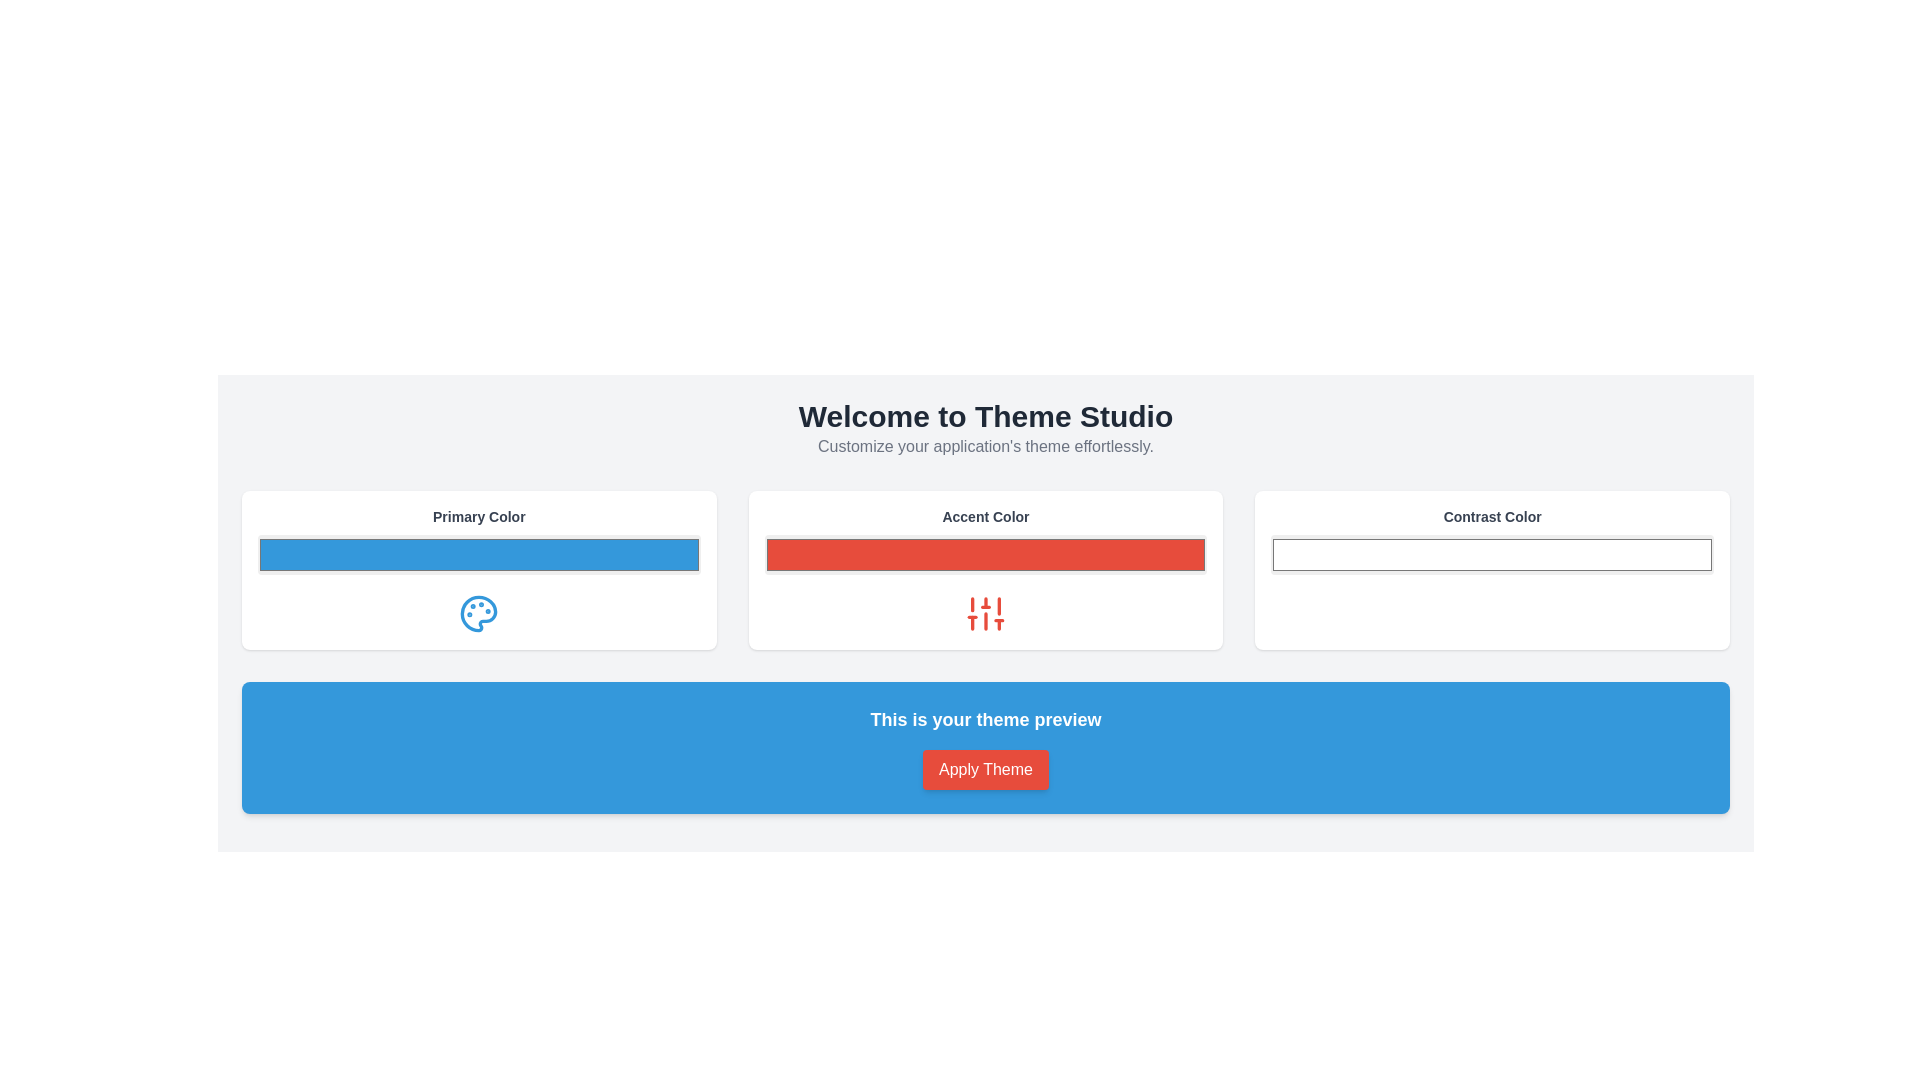 The width and height of the screenshot is (1920, 1080). Describe the element at coordinates (985, 612) in the screenshot. I see `the customization icon located below the red color input bar labeled 'Accent Color'` at that location.